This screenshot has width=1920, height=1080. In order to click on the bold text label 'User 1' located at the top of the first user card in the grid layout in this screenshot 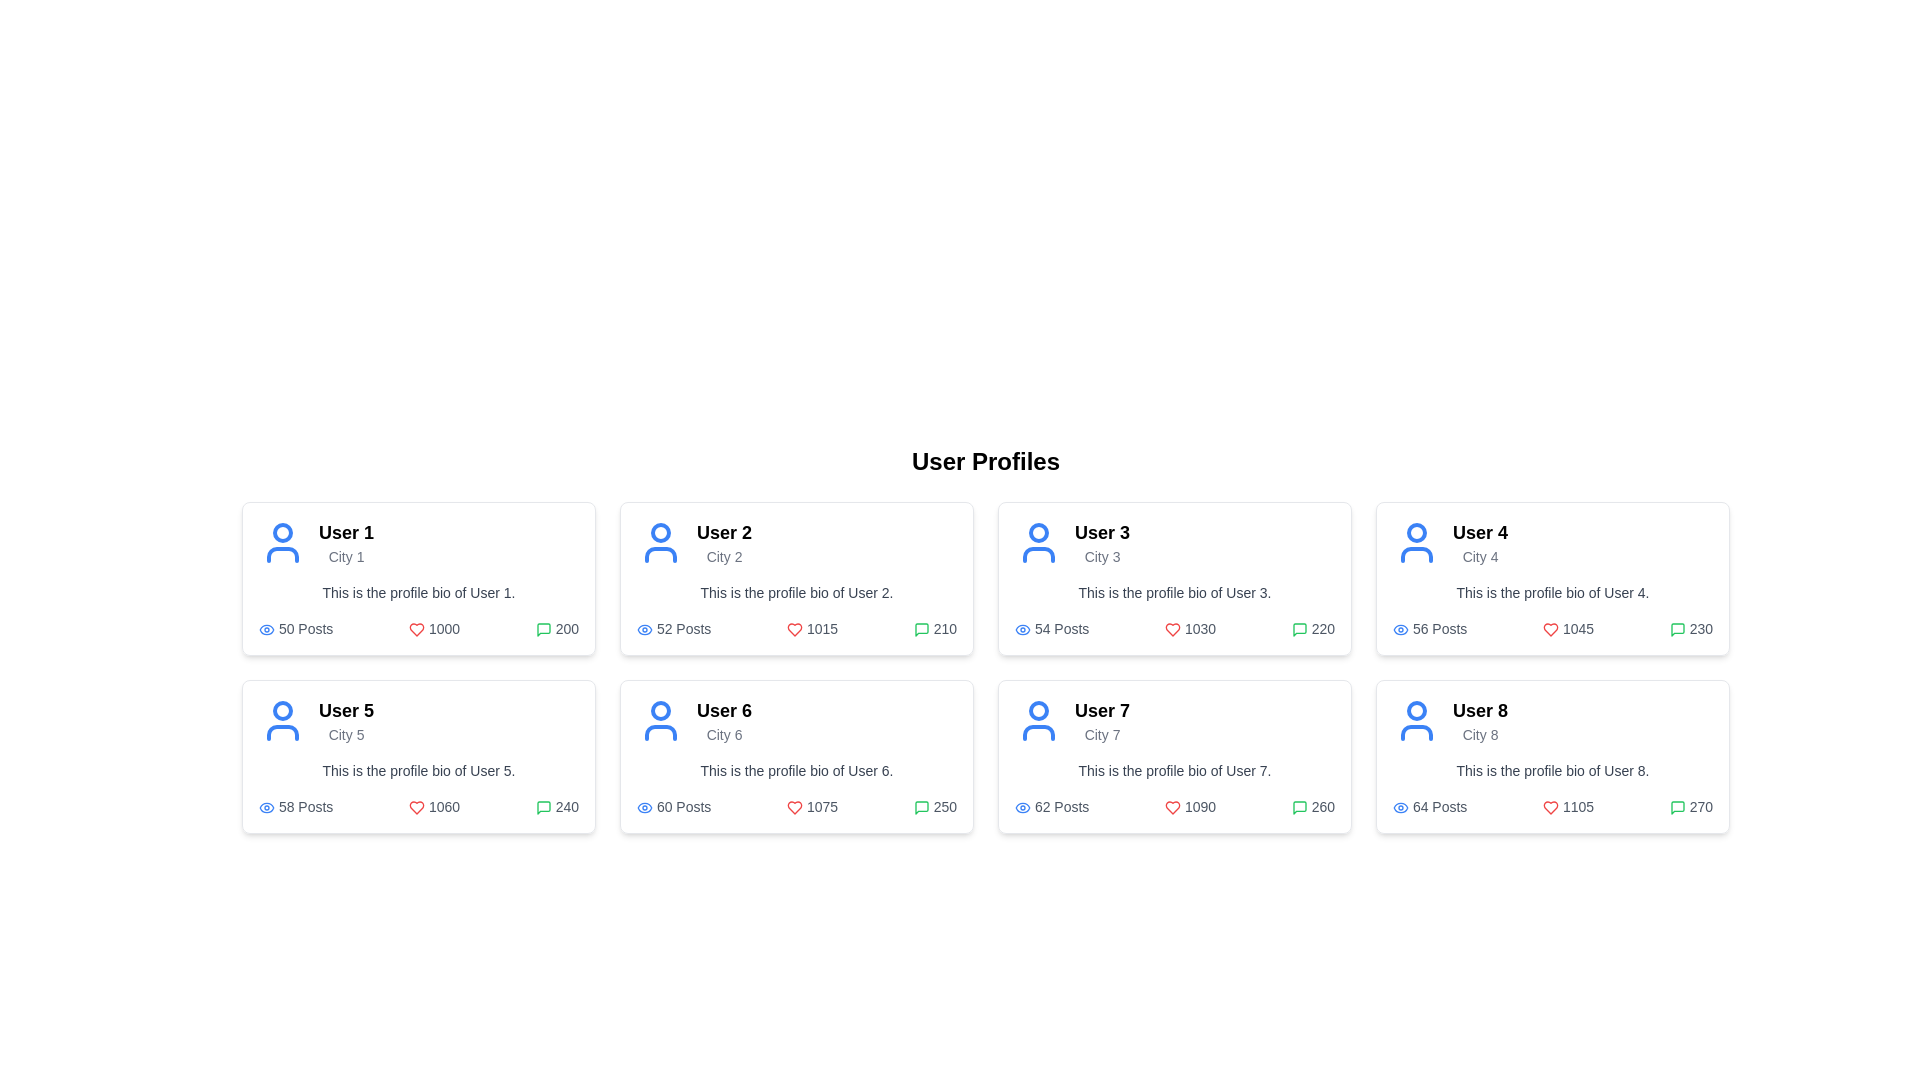, I will do `click(346, 531)`.